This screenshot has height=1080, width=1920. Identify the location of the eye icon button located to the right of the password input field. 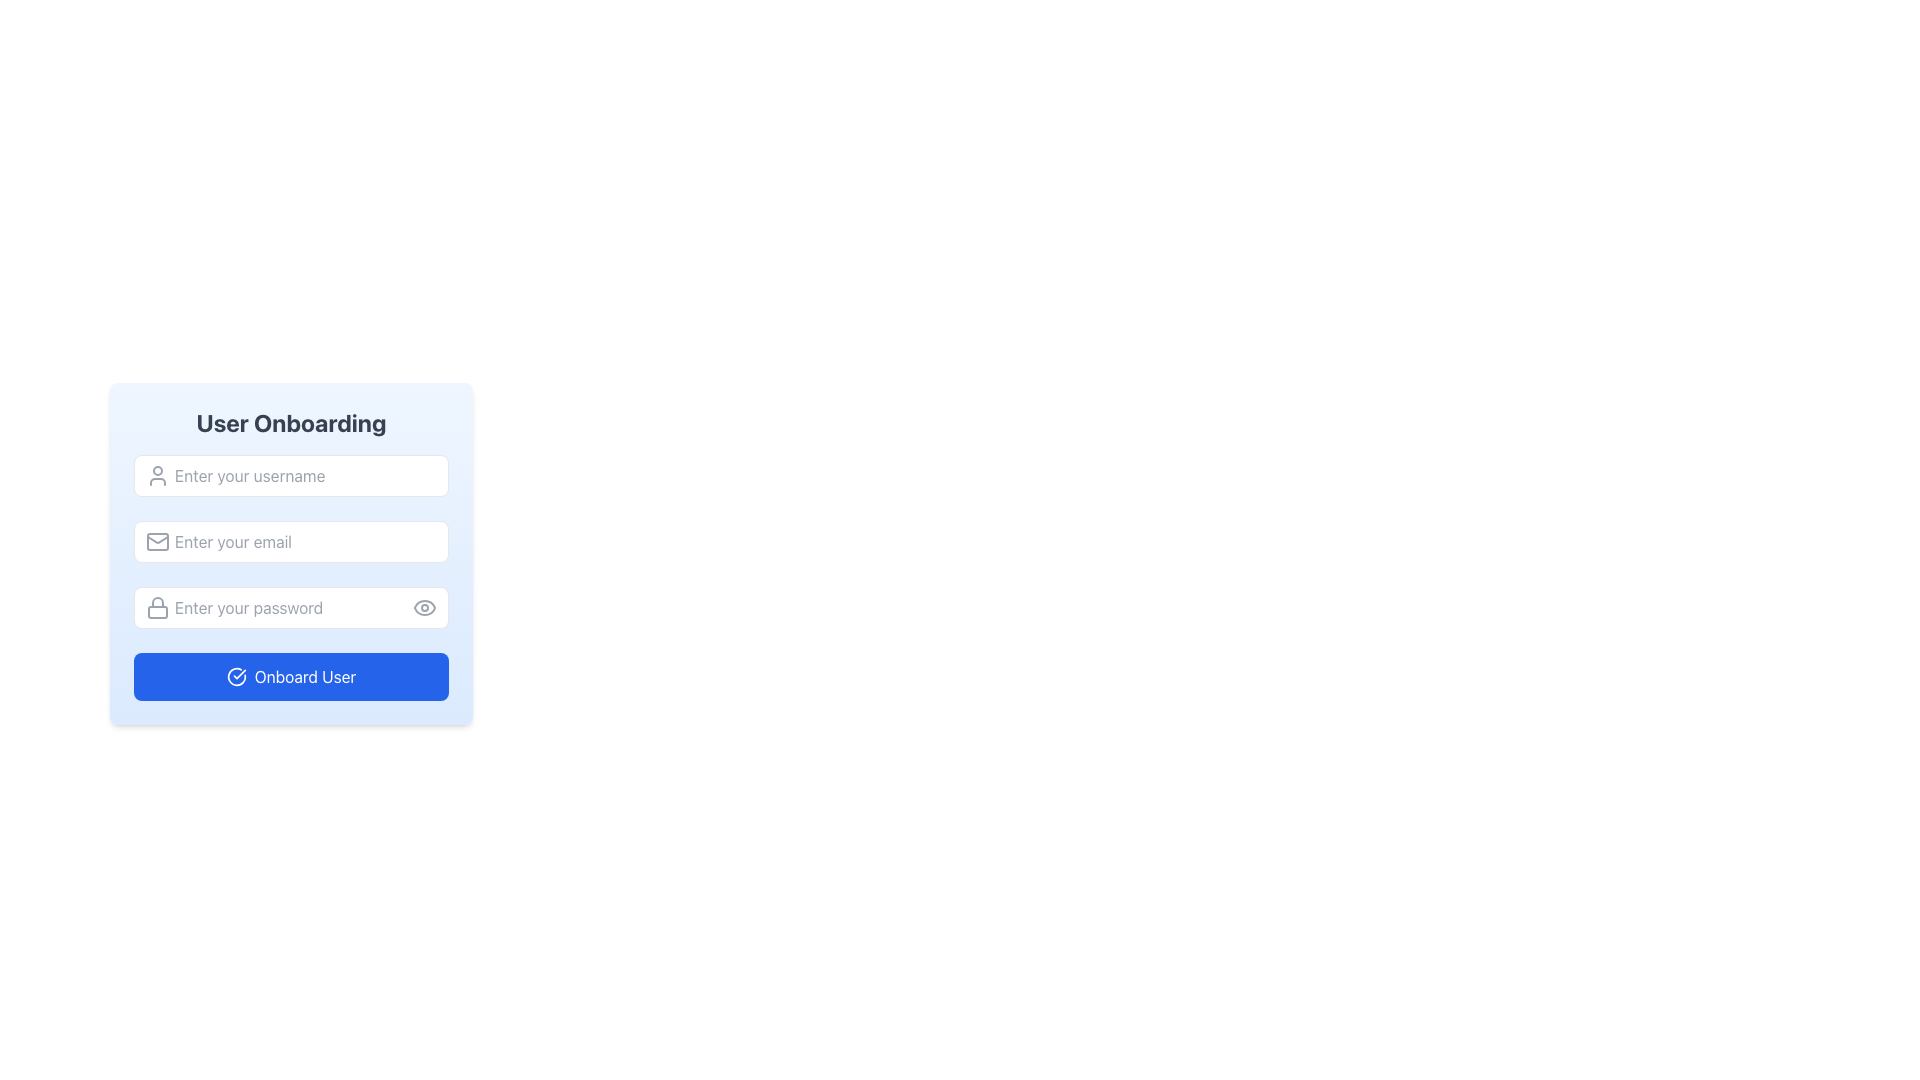
(424, 607).